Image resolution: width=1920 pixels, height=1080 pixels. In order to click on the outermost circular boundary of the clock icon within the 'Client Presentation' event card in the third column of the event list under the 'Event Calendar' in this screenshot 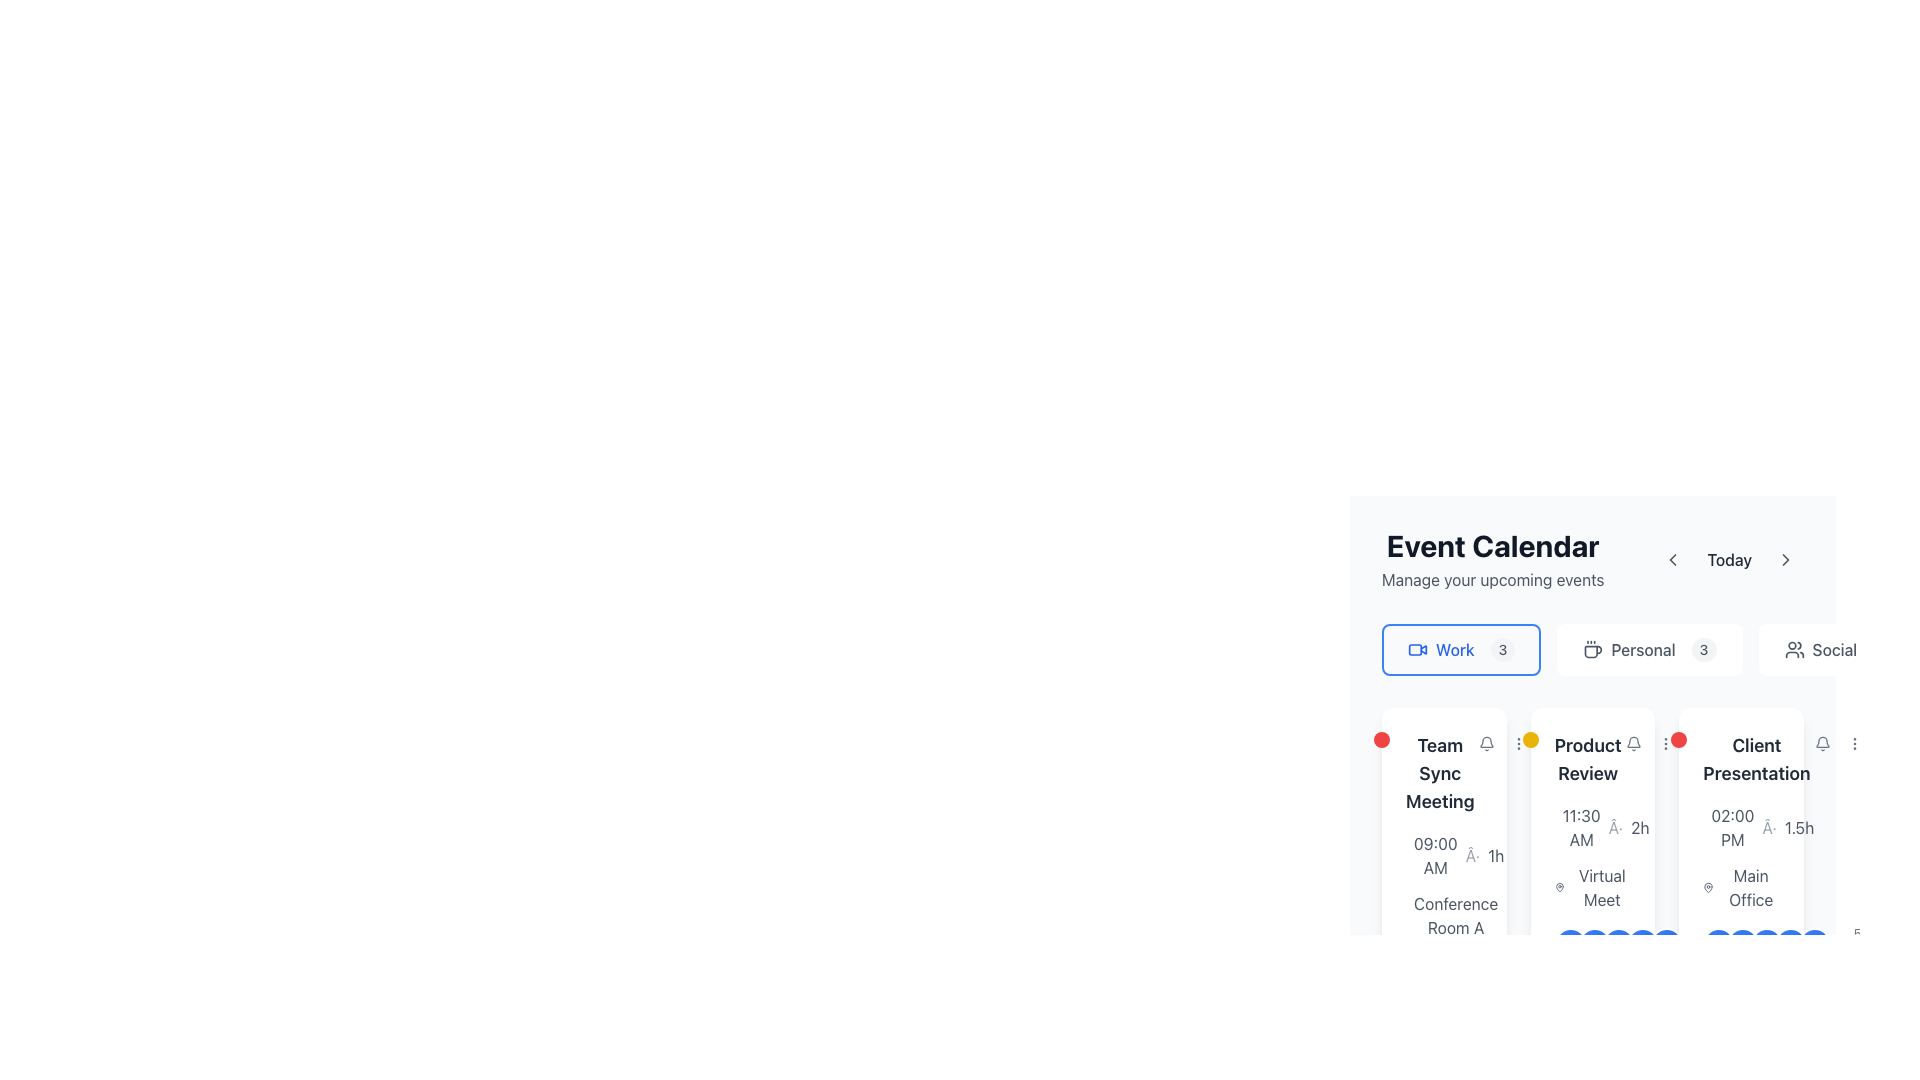, I will do `click(1714, 832)`.